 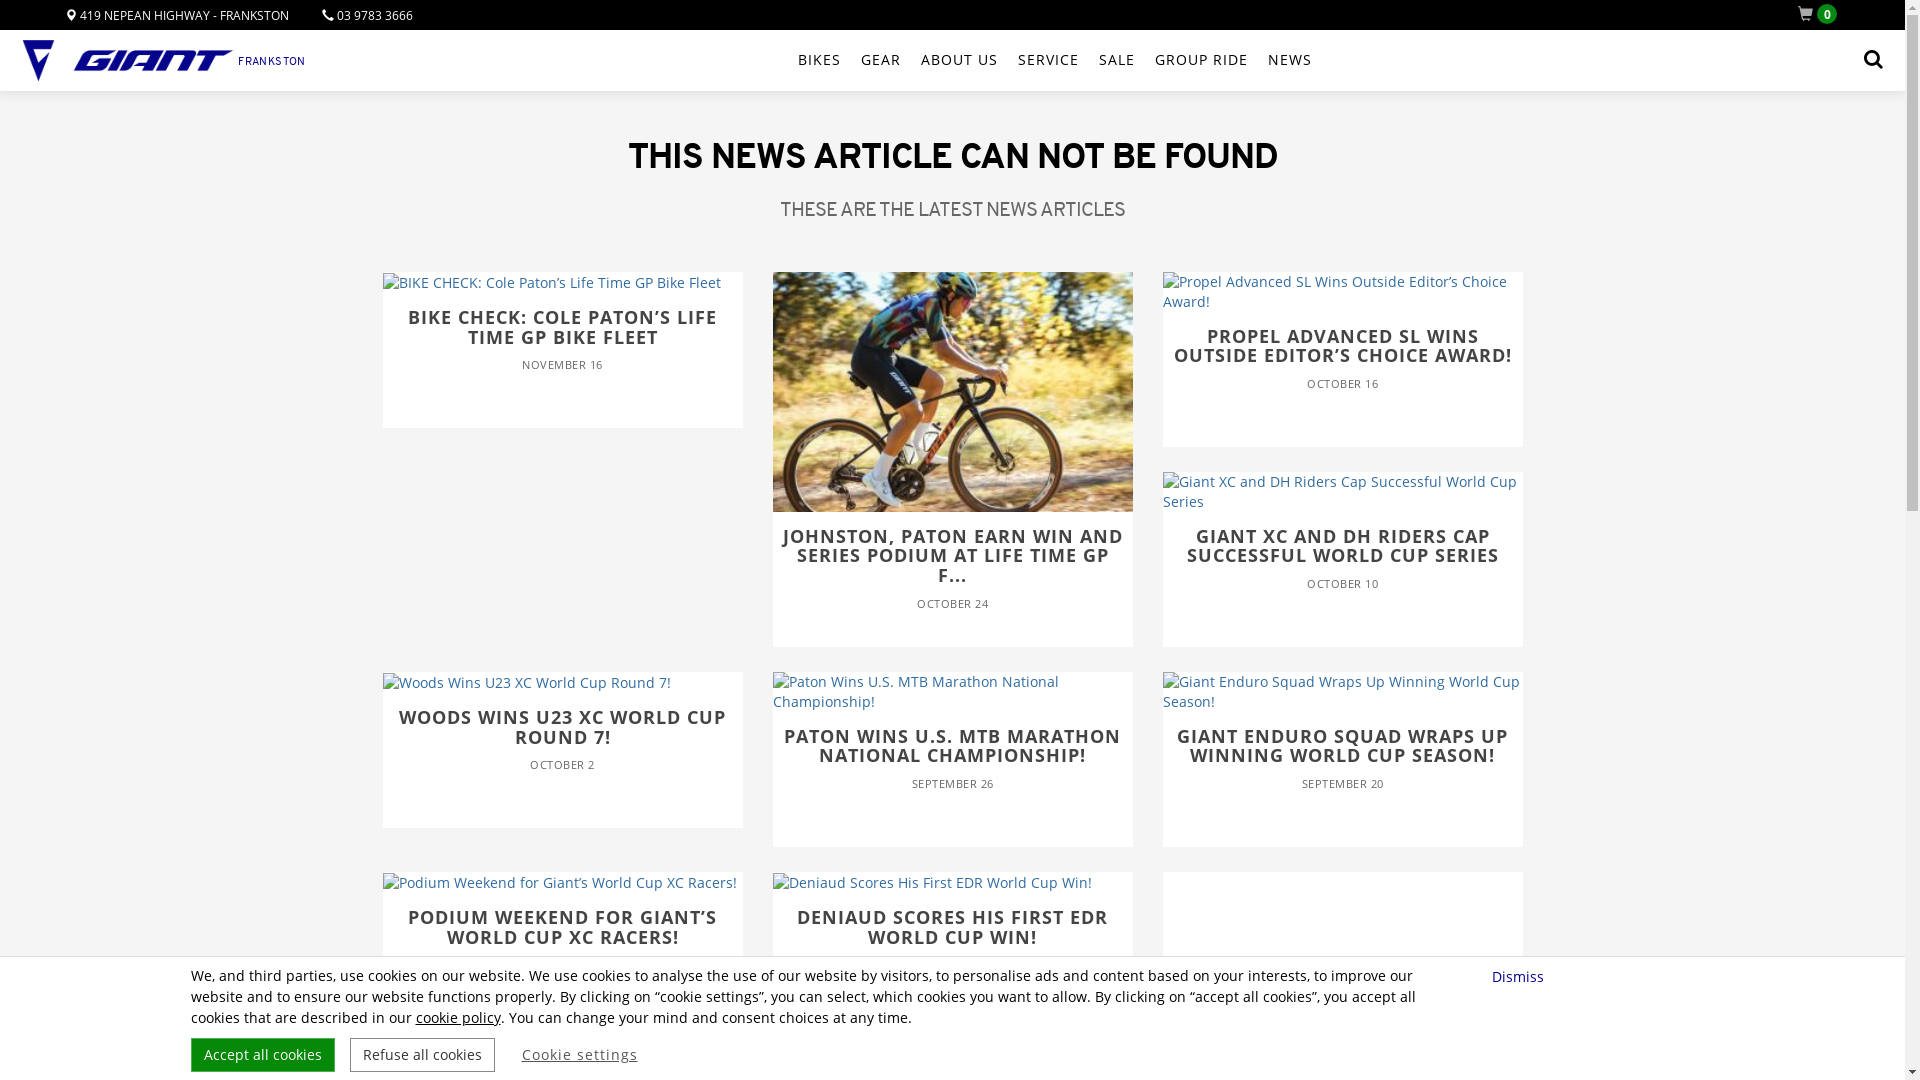 I want to click on 'SALE', so click(x=1116, y=59).